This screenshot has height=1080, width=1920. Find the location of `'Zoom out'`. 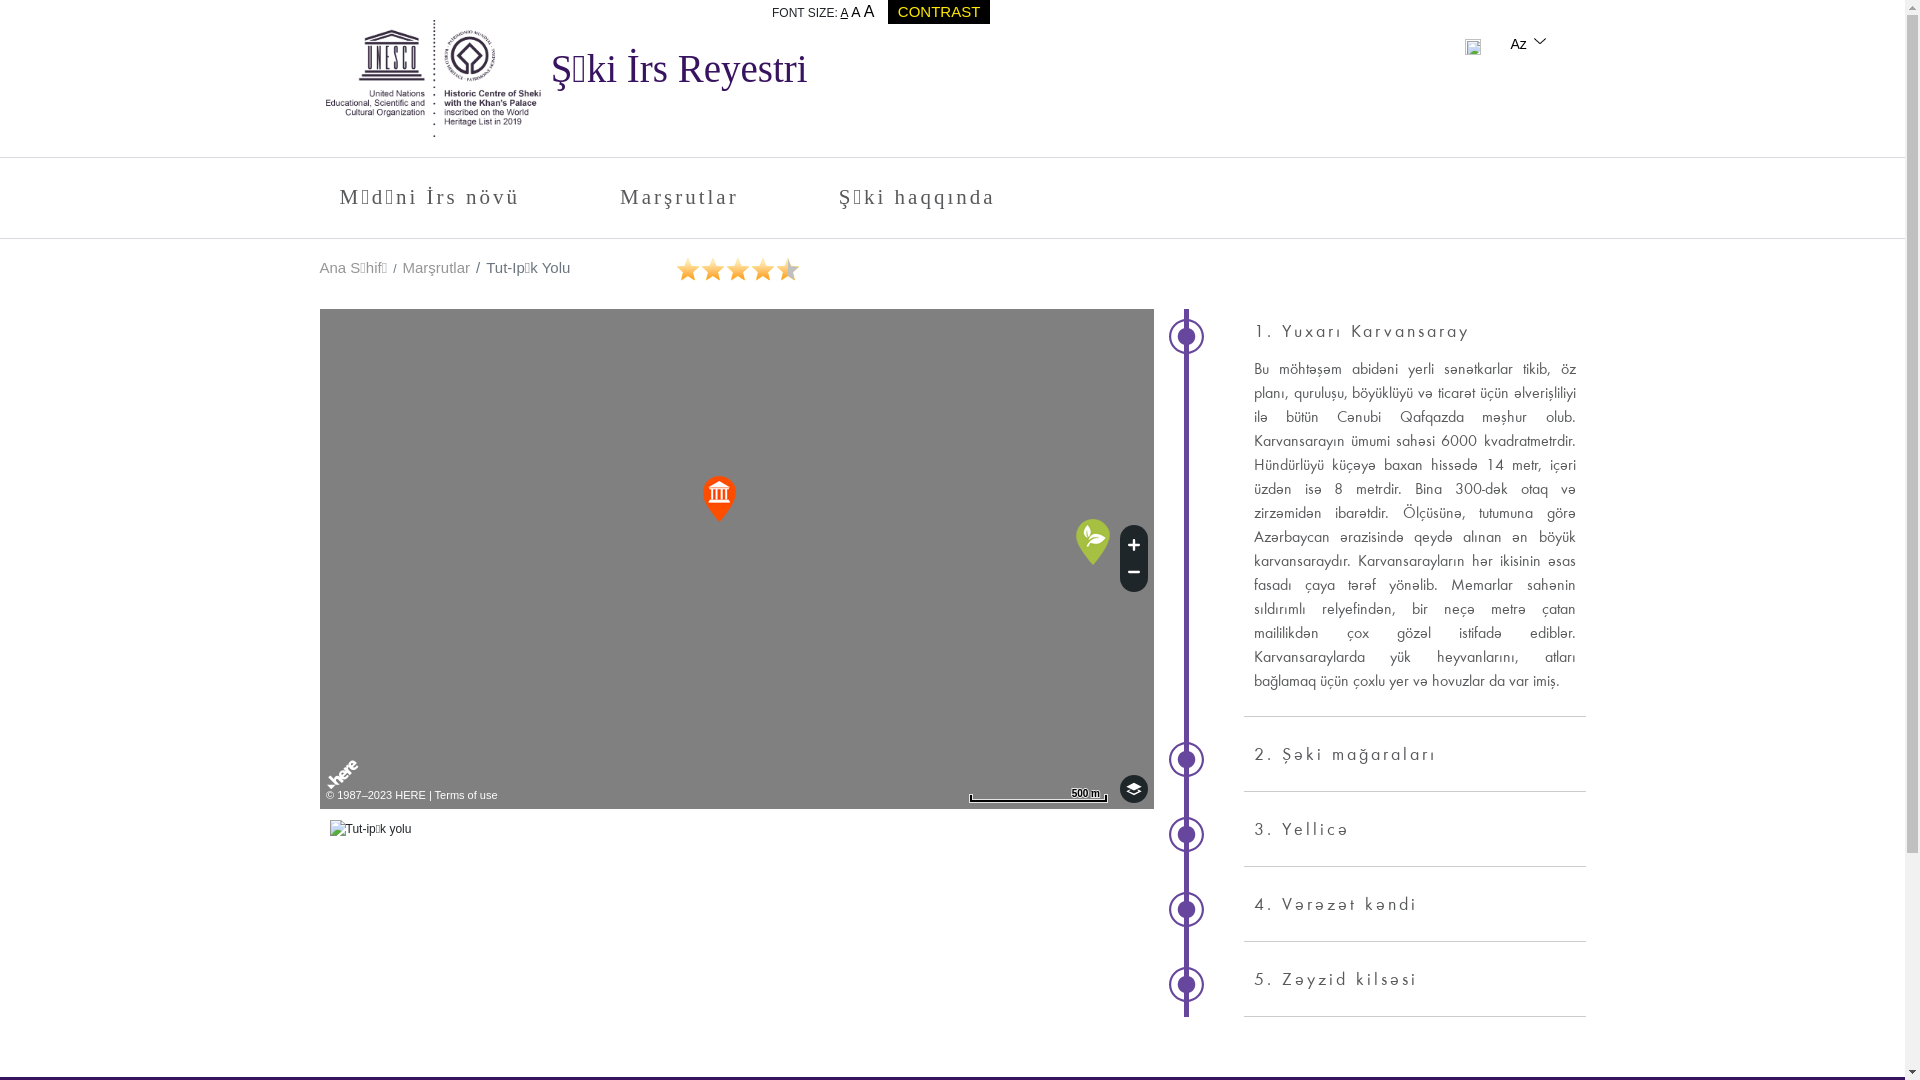

'Zoom out' is located at coordinates (1133, 574).